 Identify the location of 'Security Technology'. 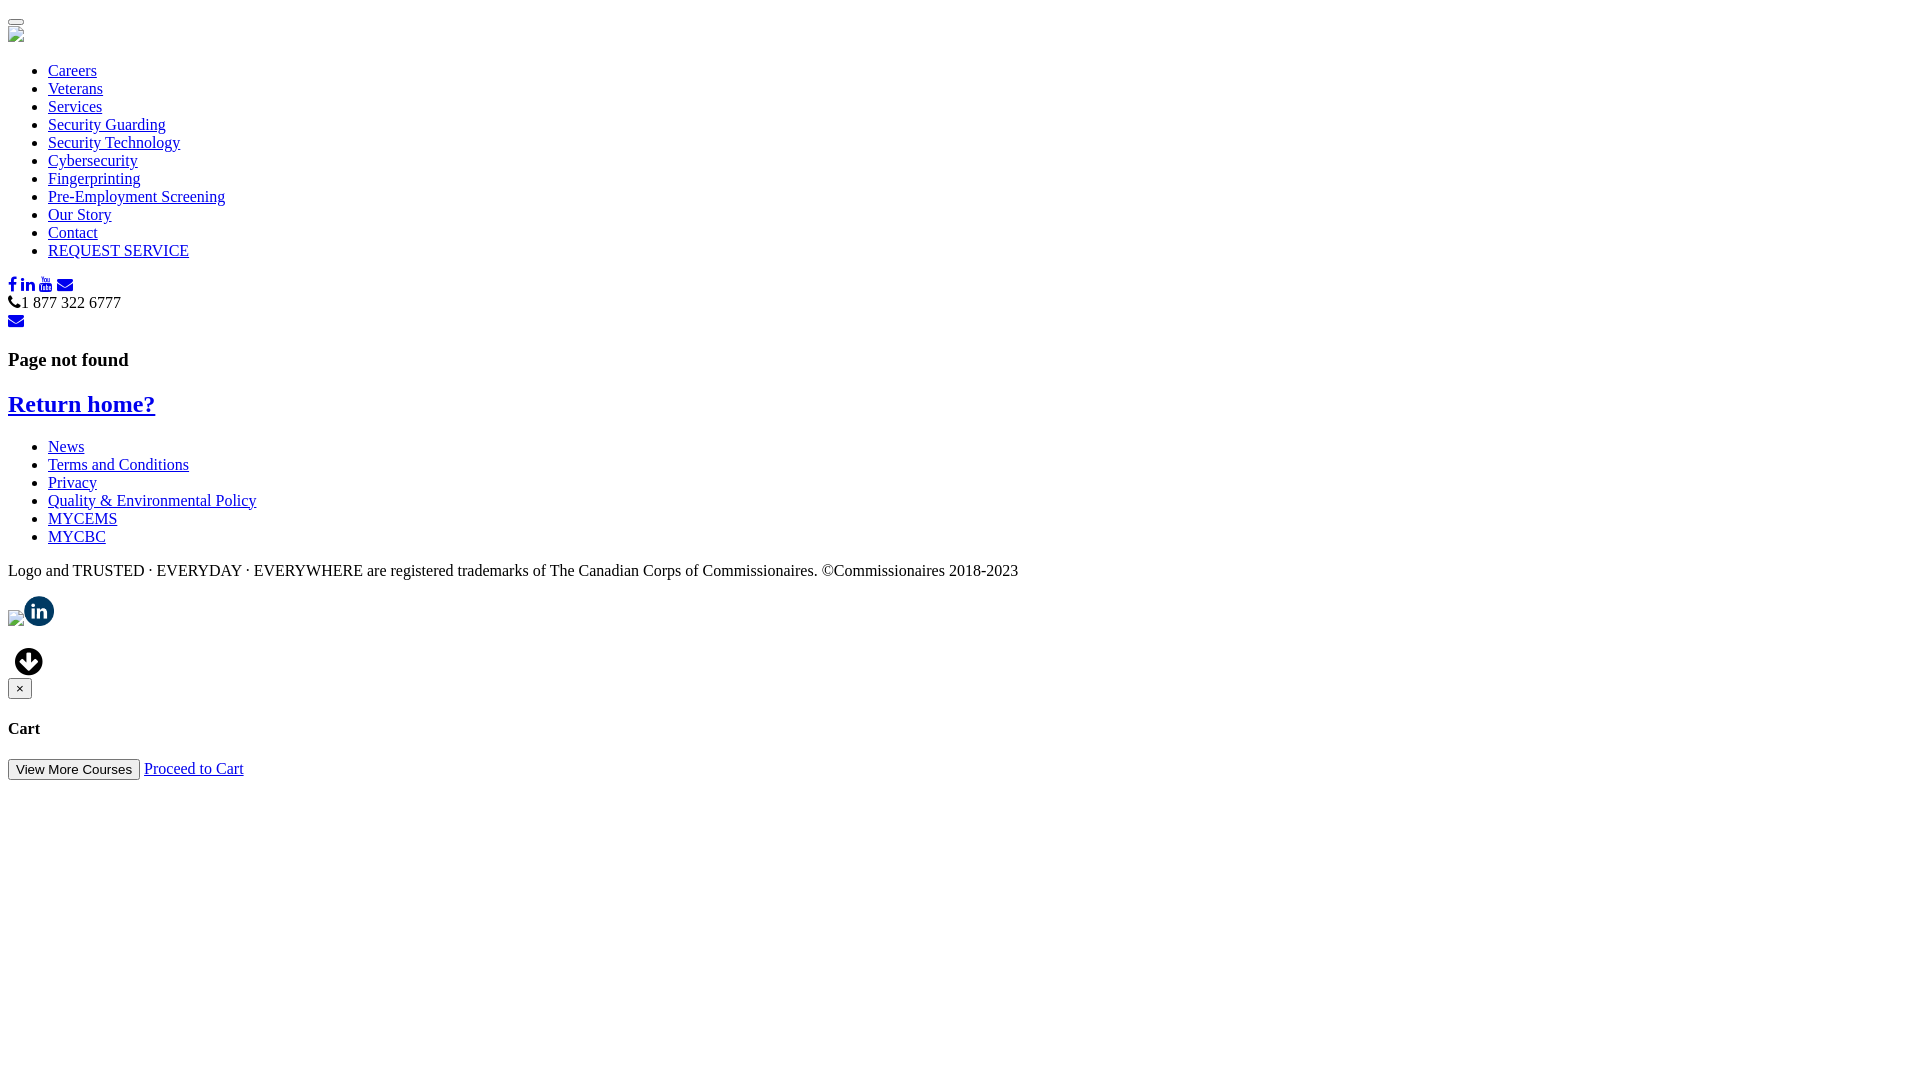
(113, 141).